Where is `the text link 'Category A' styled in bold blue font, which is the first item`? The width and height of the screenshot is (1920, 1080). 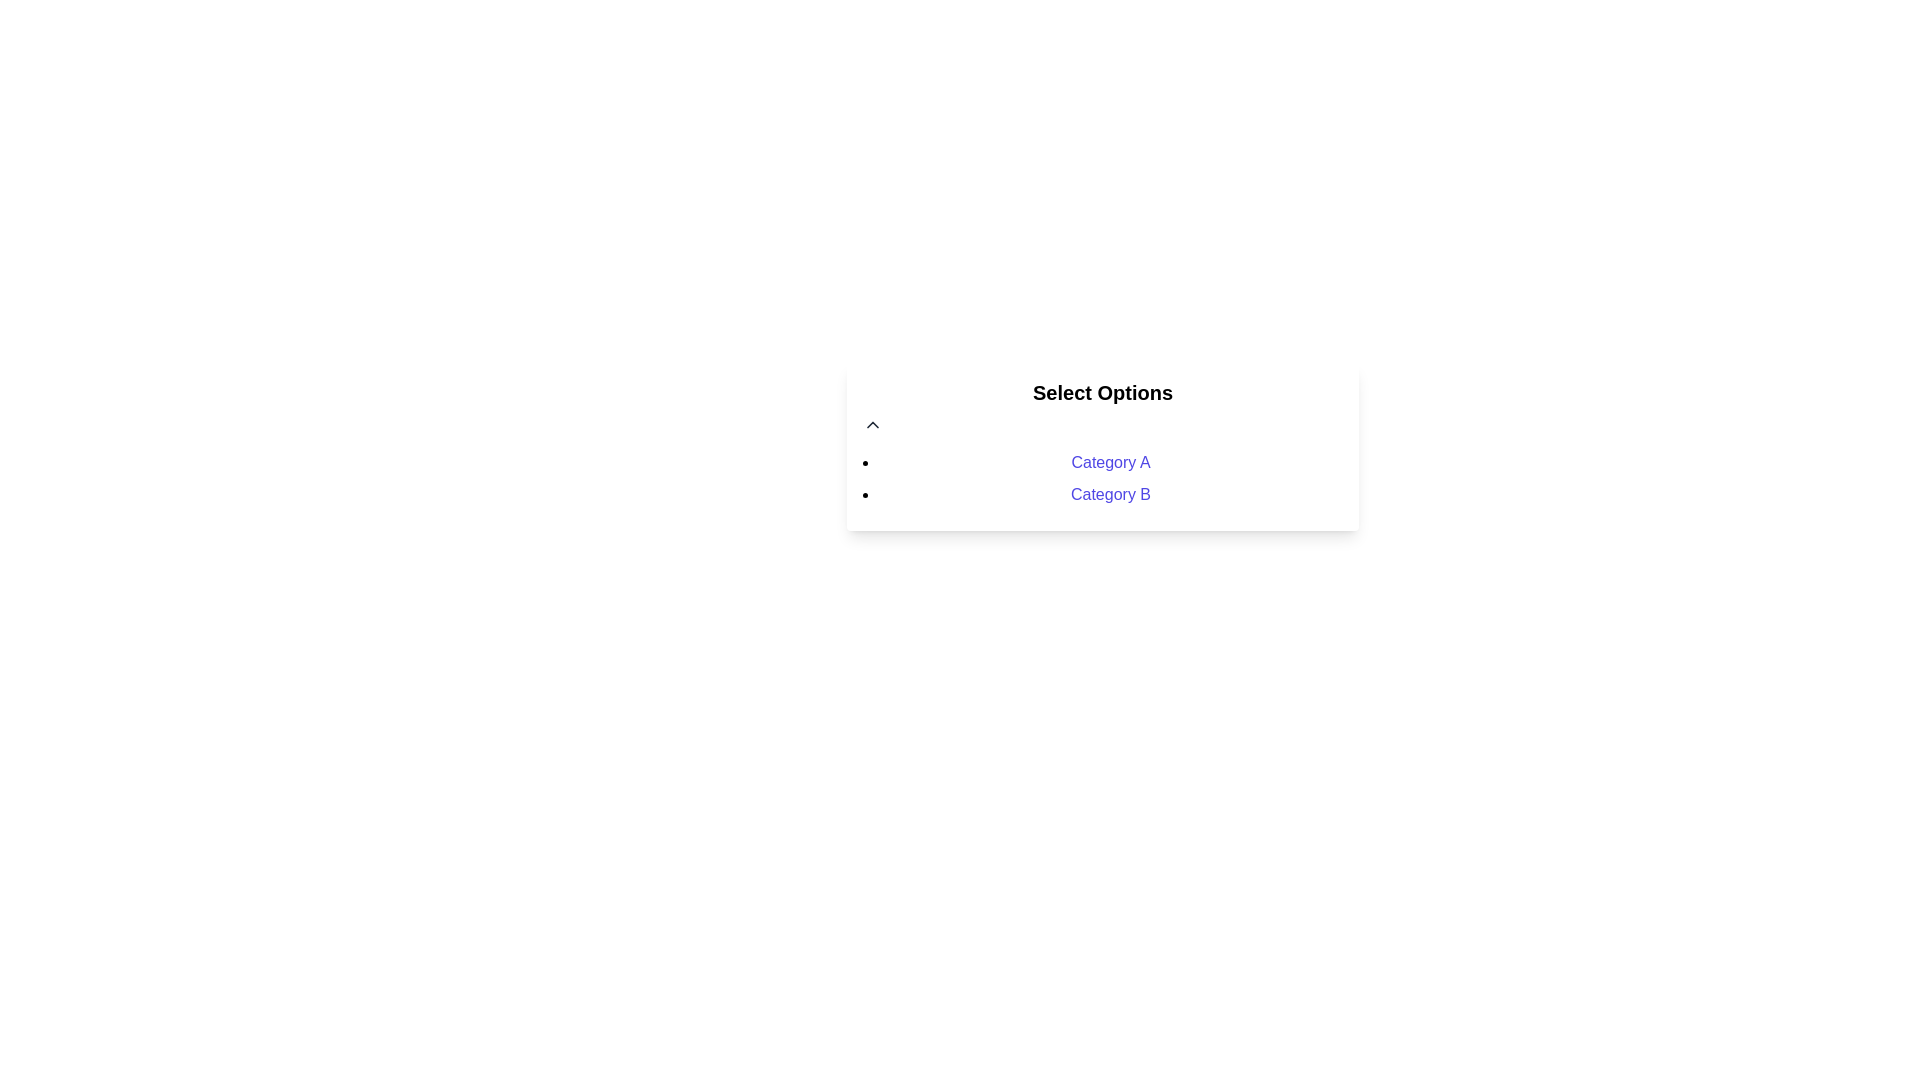
the text link 'Category A' styled in bold blue font, which is the first item is located at coordinates (1109, 462).